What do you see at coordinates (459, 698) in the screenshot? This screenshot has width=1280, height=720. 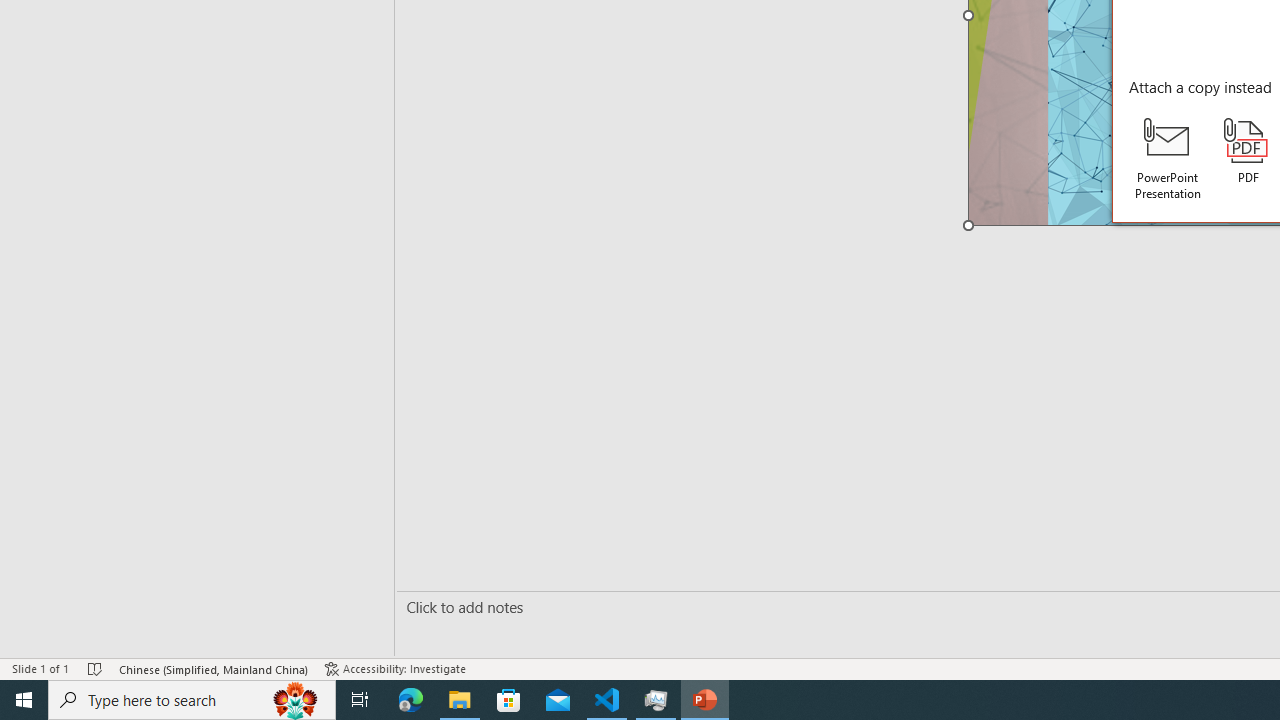 I see `'File Explorer - 1 running window'` at bounding box center [459, 698].